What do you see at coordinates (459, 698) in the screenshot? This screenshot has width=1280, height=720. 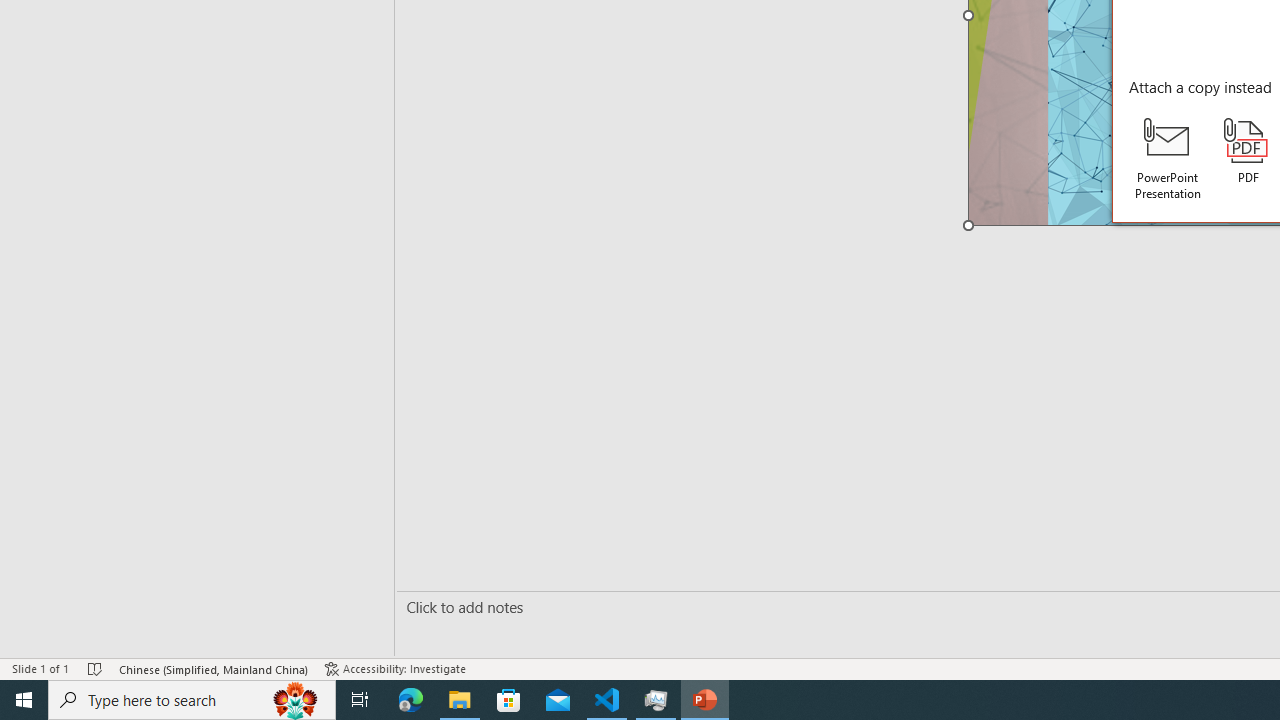 I see `'File Explorer - 1 running window'` at bounding box center [459, 698].